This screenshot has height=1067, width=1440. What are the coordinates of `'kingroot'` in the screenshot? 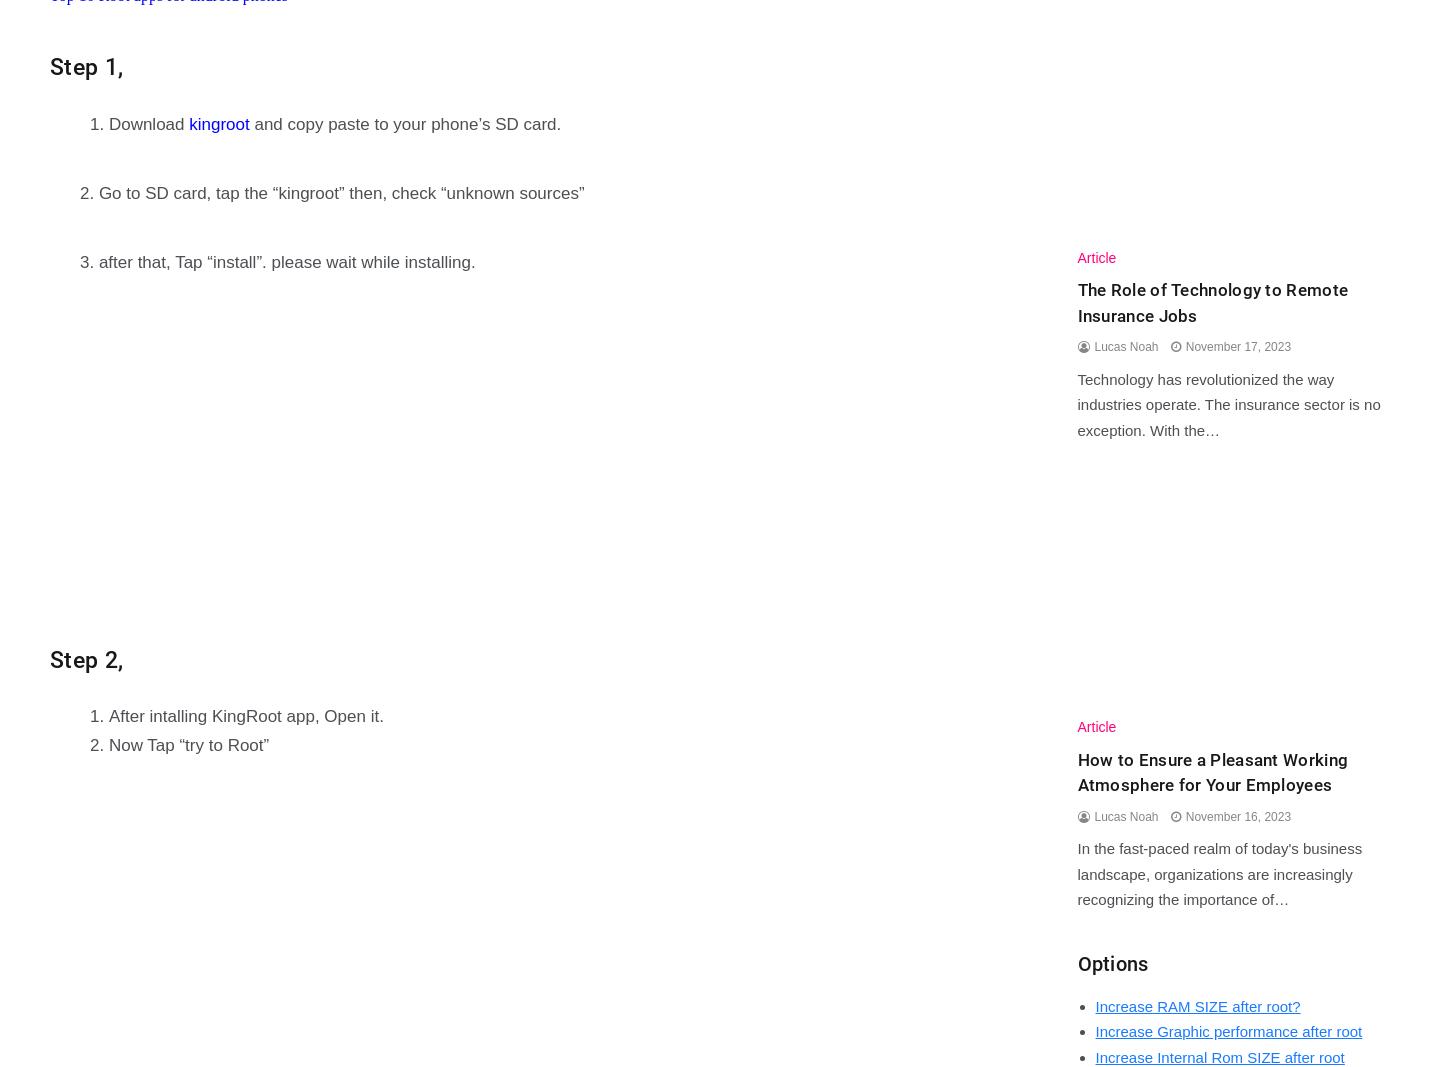 It's located at (219, 122).